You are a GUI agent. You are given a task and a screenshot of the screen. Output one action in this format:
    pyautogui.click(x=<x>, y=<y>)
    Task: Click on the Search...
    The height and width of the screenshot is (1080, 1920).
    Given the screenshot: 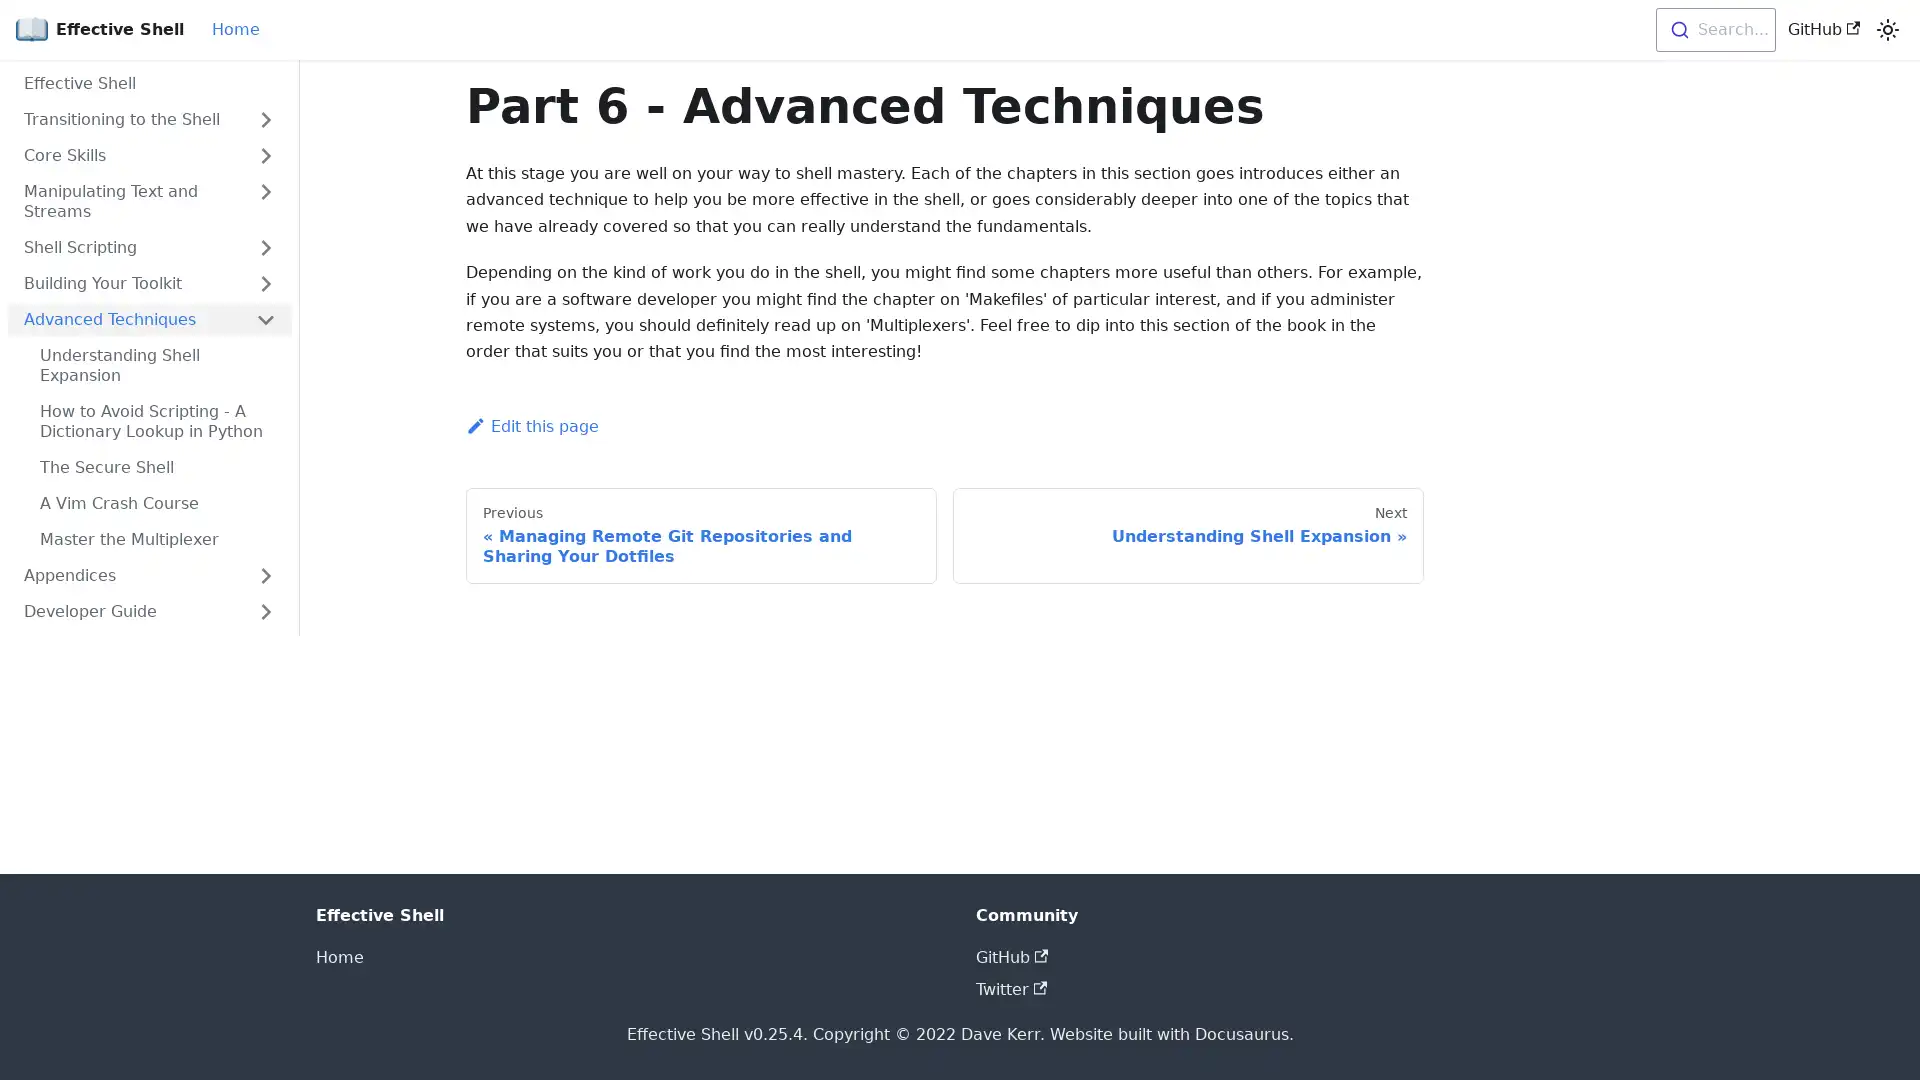 What is the action you would take?
    pyautogui.click(x=1713, y=30)
    